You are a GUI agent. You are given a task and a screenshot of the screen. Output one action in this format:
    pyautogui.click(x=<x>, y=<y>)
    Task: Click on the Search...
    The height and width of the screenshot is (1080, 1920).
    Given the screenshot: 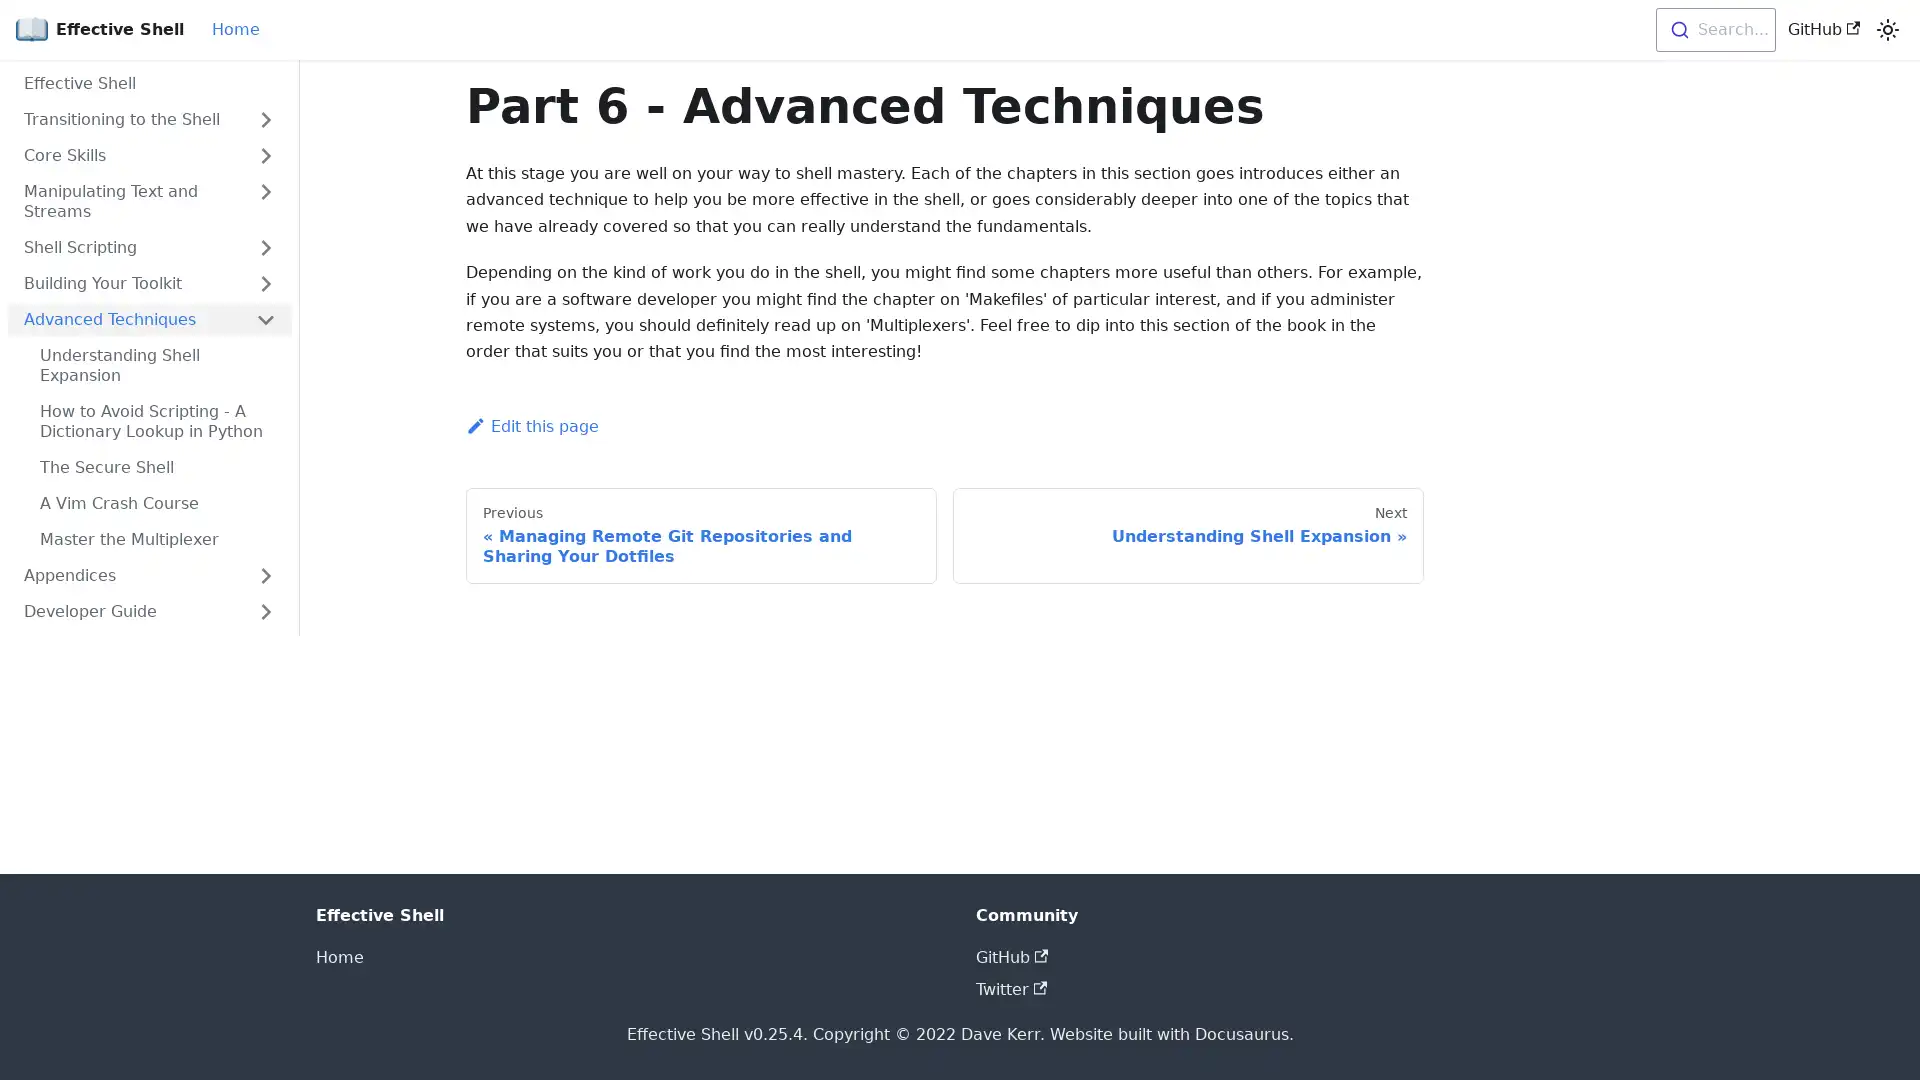 What is the action you would take?
    pyautogui.click(x=1713, y=30)
    